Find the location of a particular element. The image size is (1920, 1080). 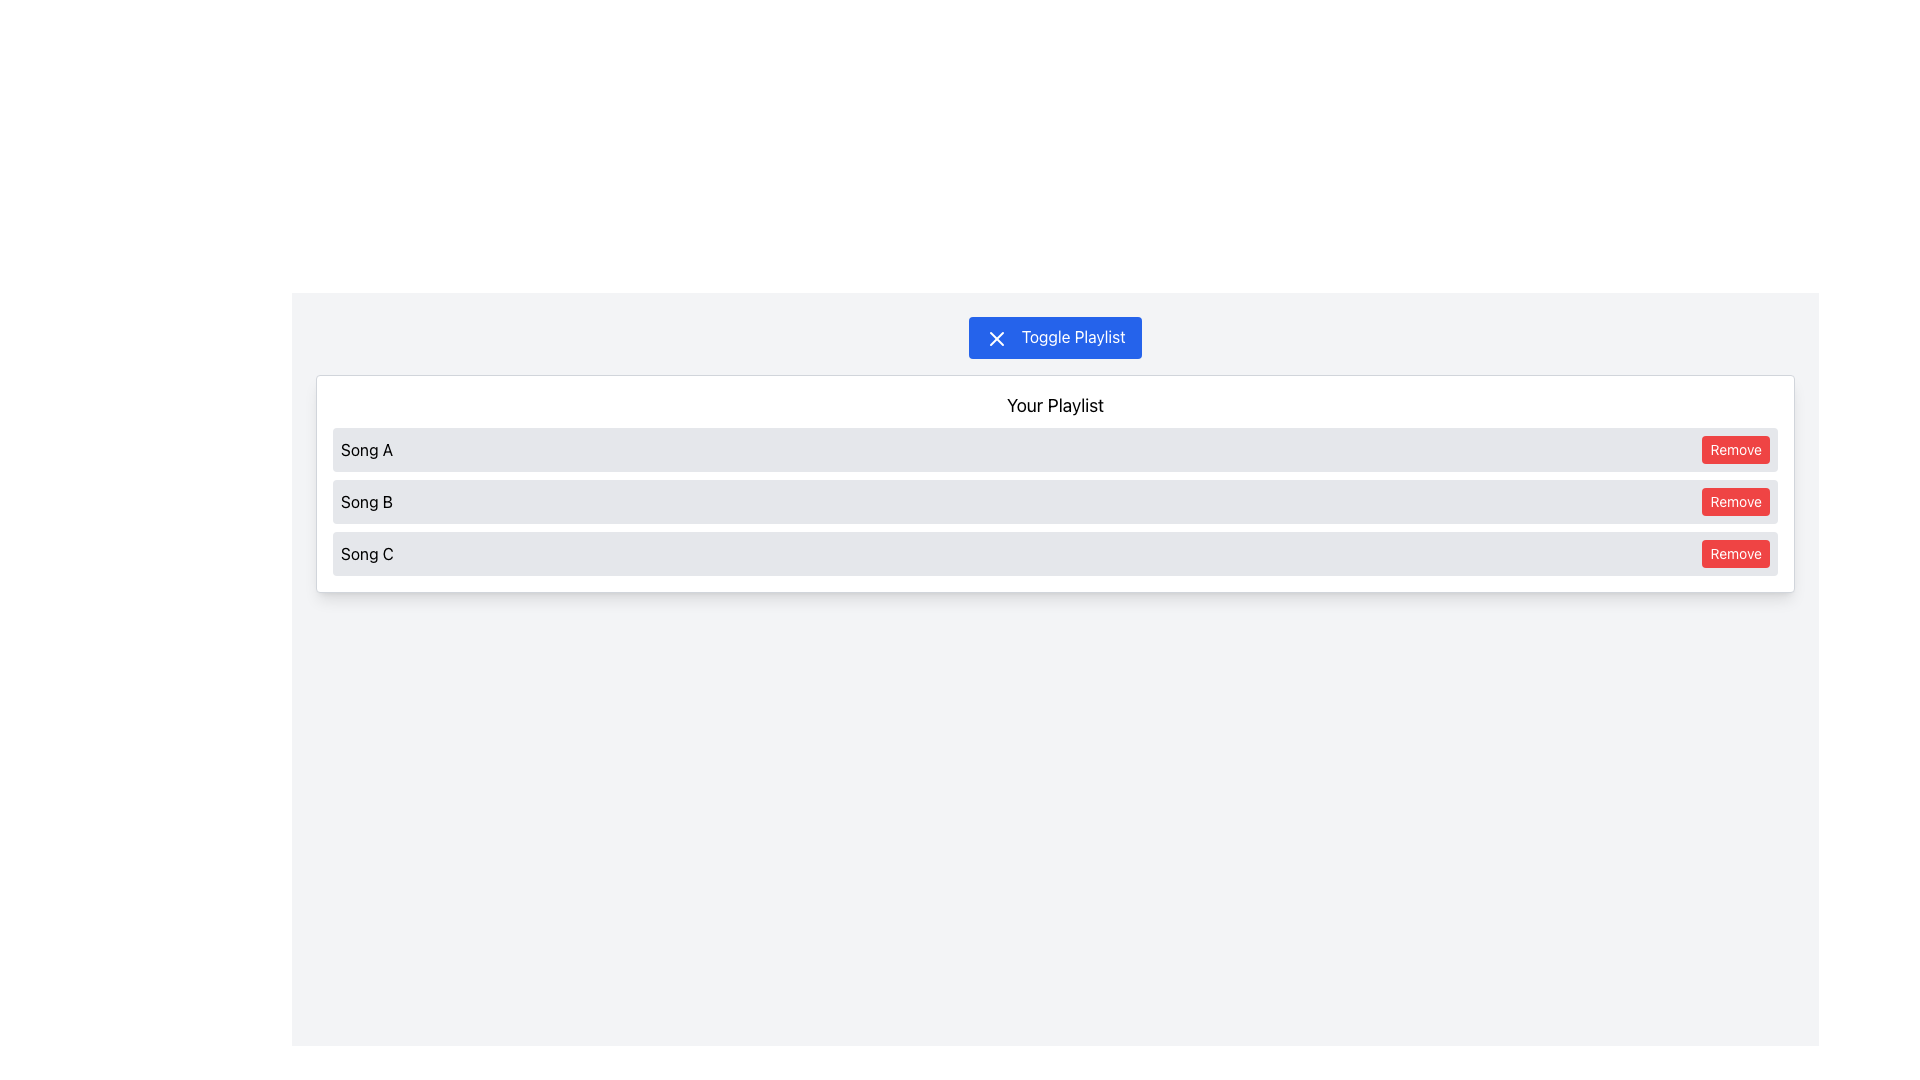

the Static Text element displaying 'Song C', which is part of a list layout with a light gray background, located at the bottommost row of song entries is located at coordinates (367, 553).